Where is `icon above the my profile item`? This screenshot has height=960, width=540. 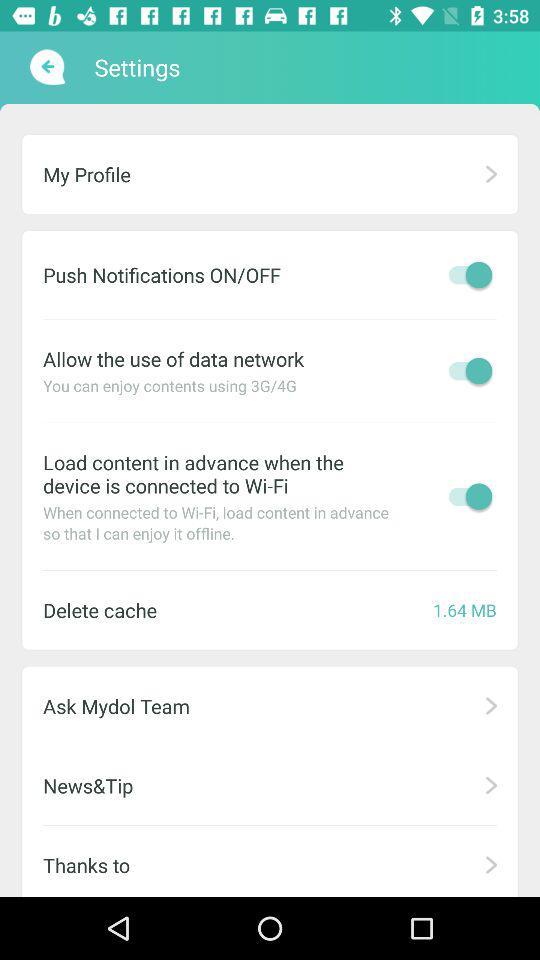 icon above the my profile item is located at coordinates (45, 67).